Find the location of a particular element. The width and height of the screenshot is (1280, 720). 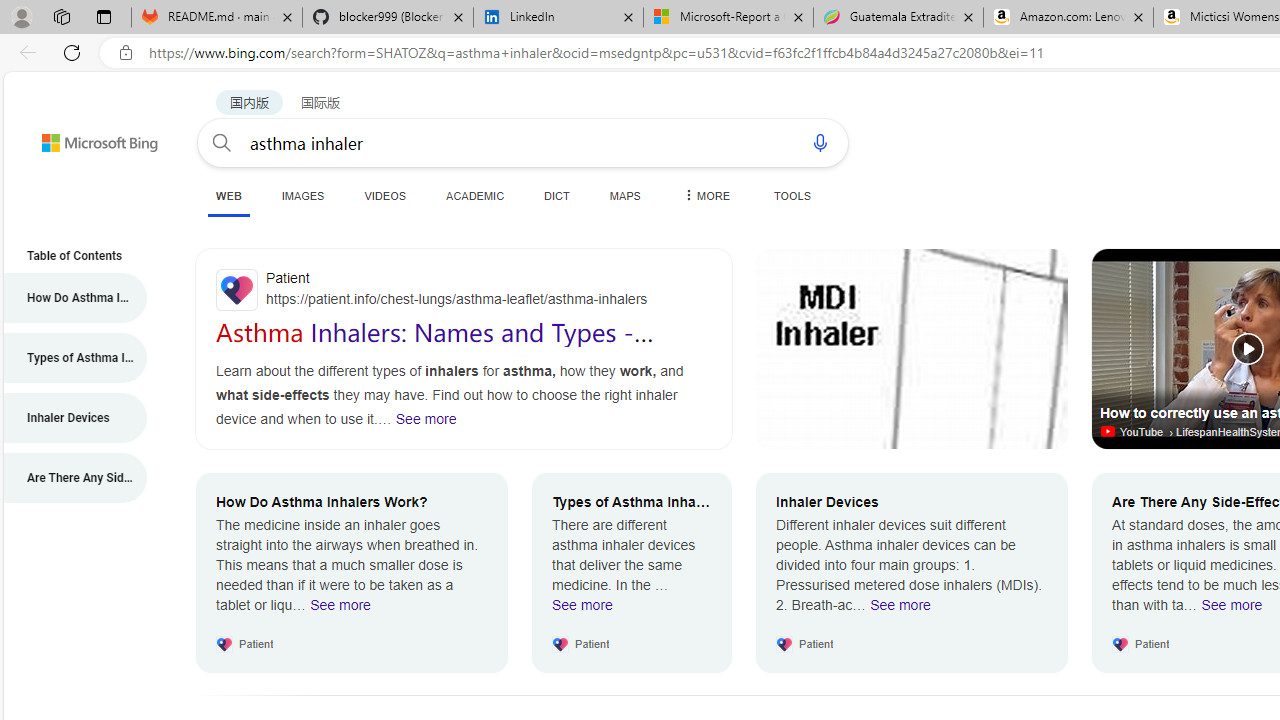

'Dropdown Menu' is located at coordinates (705, 195).